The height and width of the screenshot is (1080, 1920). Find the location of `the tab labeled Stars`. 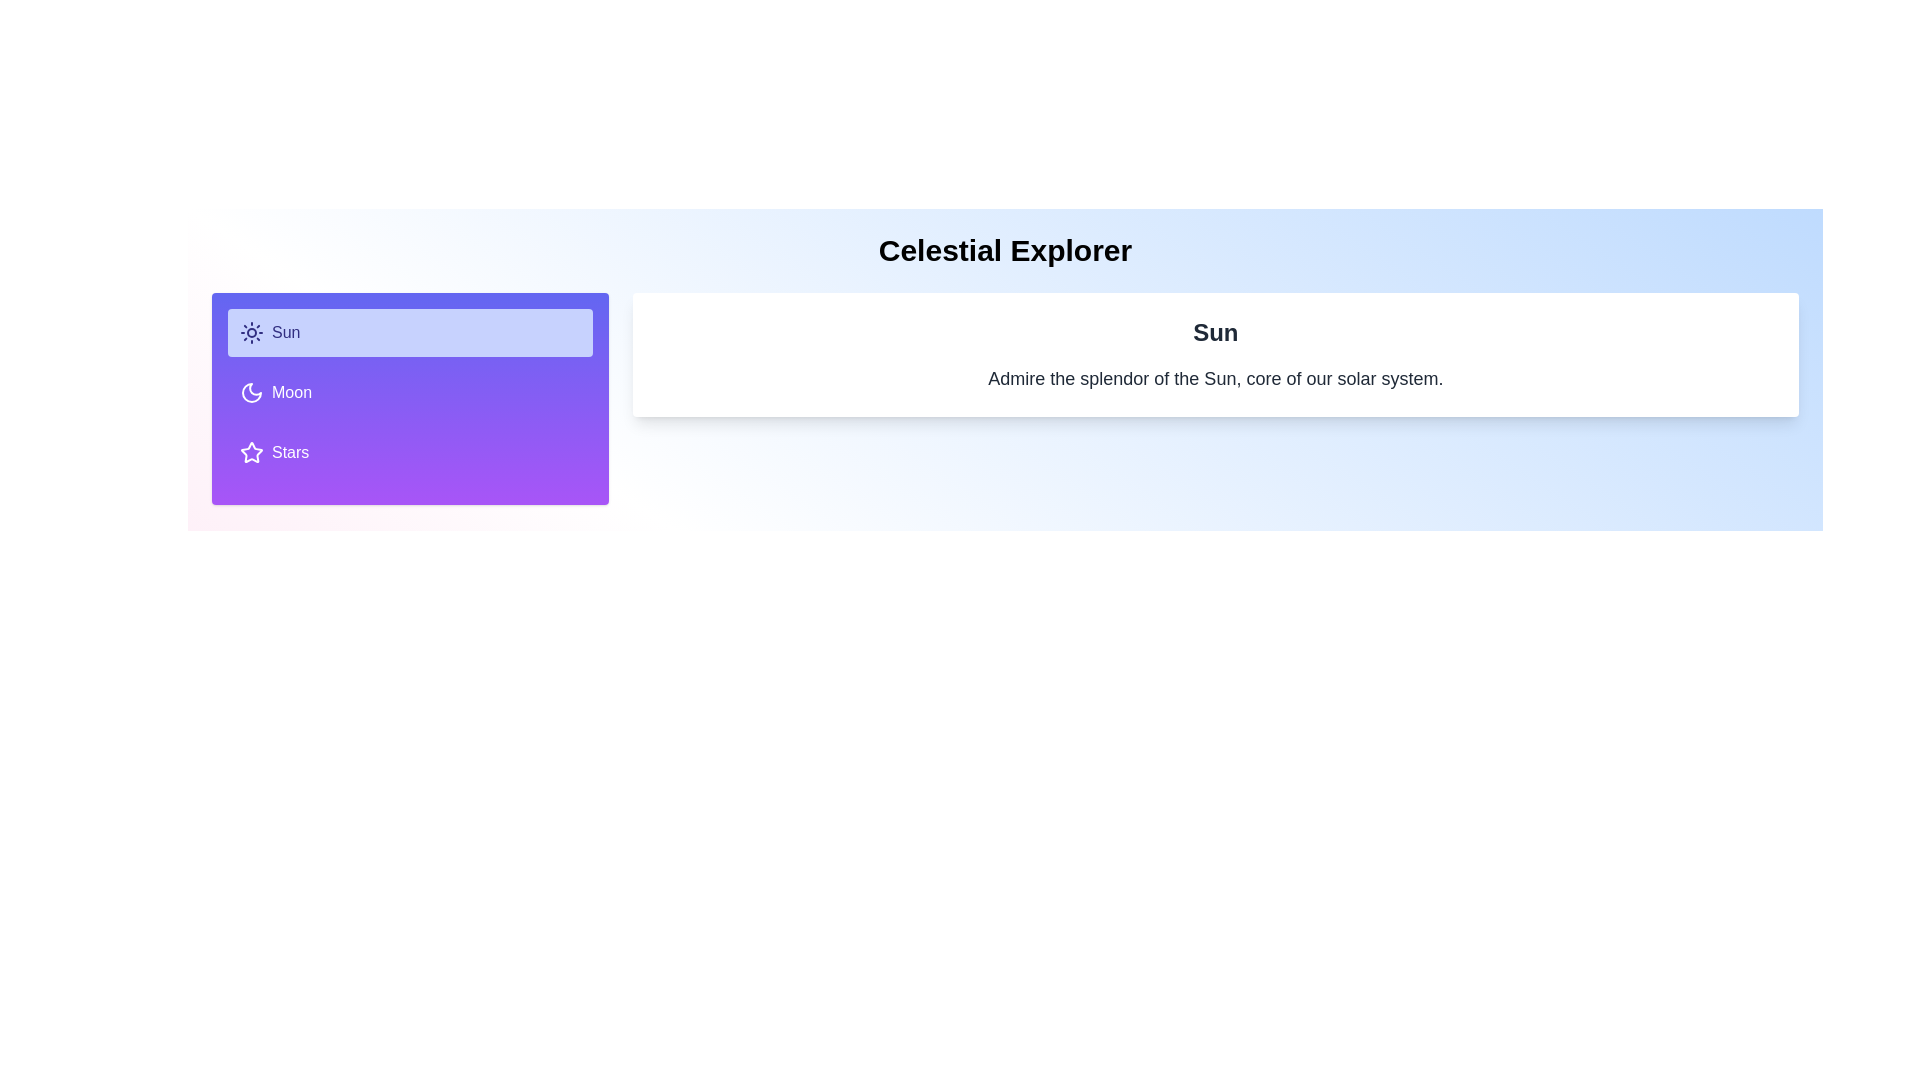

the tab labeled Stars is located at coordinates (409, 452).